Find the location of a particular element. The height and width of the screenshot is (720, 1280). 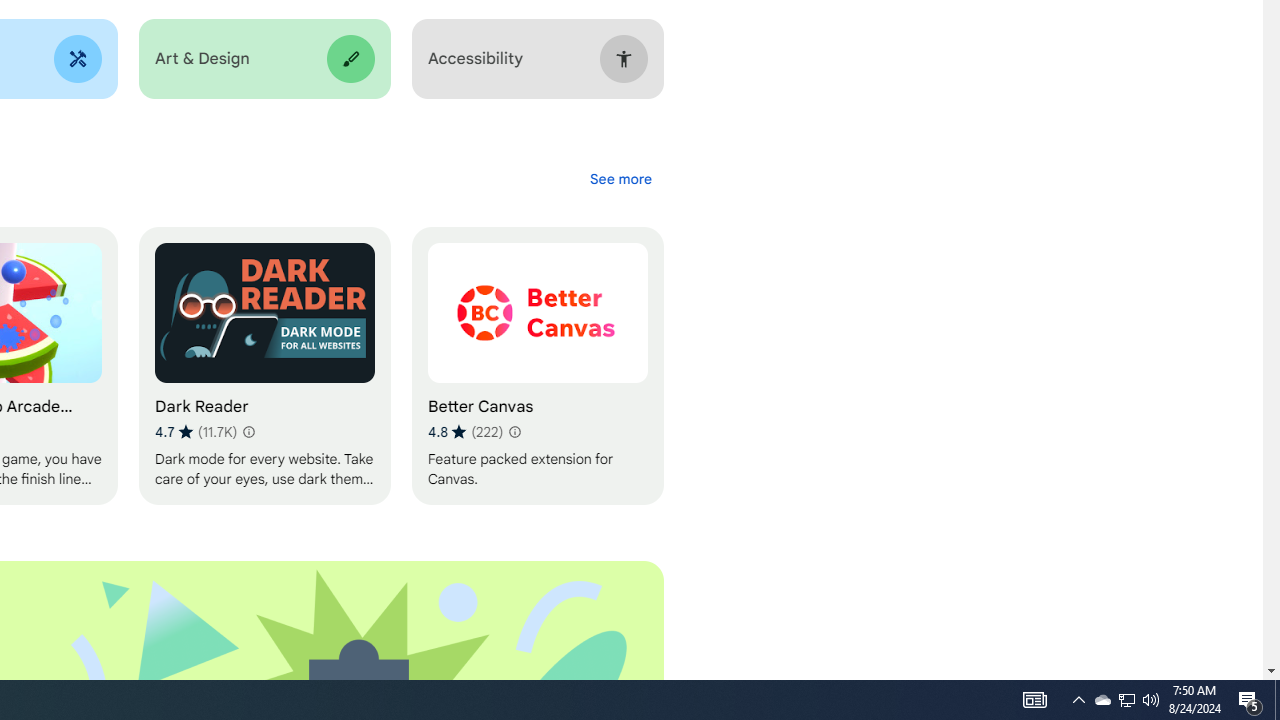

'Average rating 4.8 out of 5 stars. 222 ratings.' is located at coordinates (464, 431).